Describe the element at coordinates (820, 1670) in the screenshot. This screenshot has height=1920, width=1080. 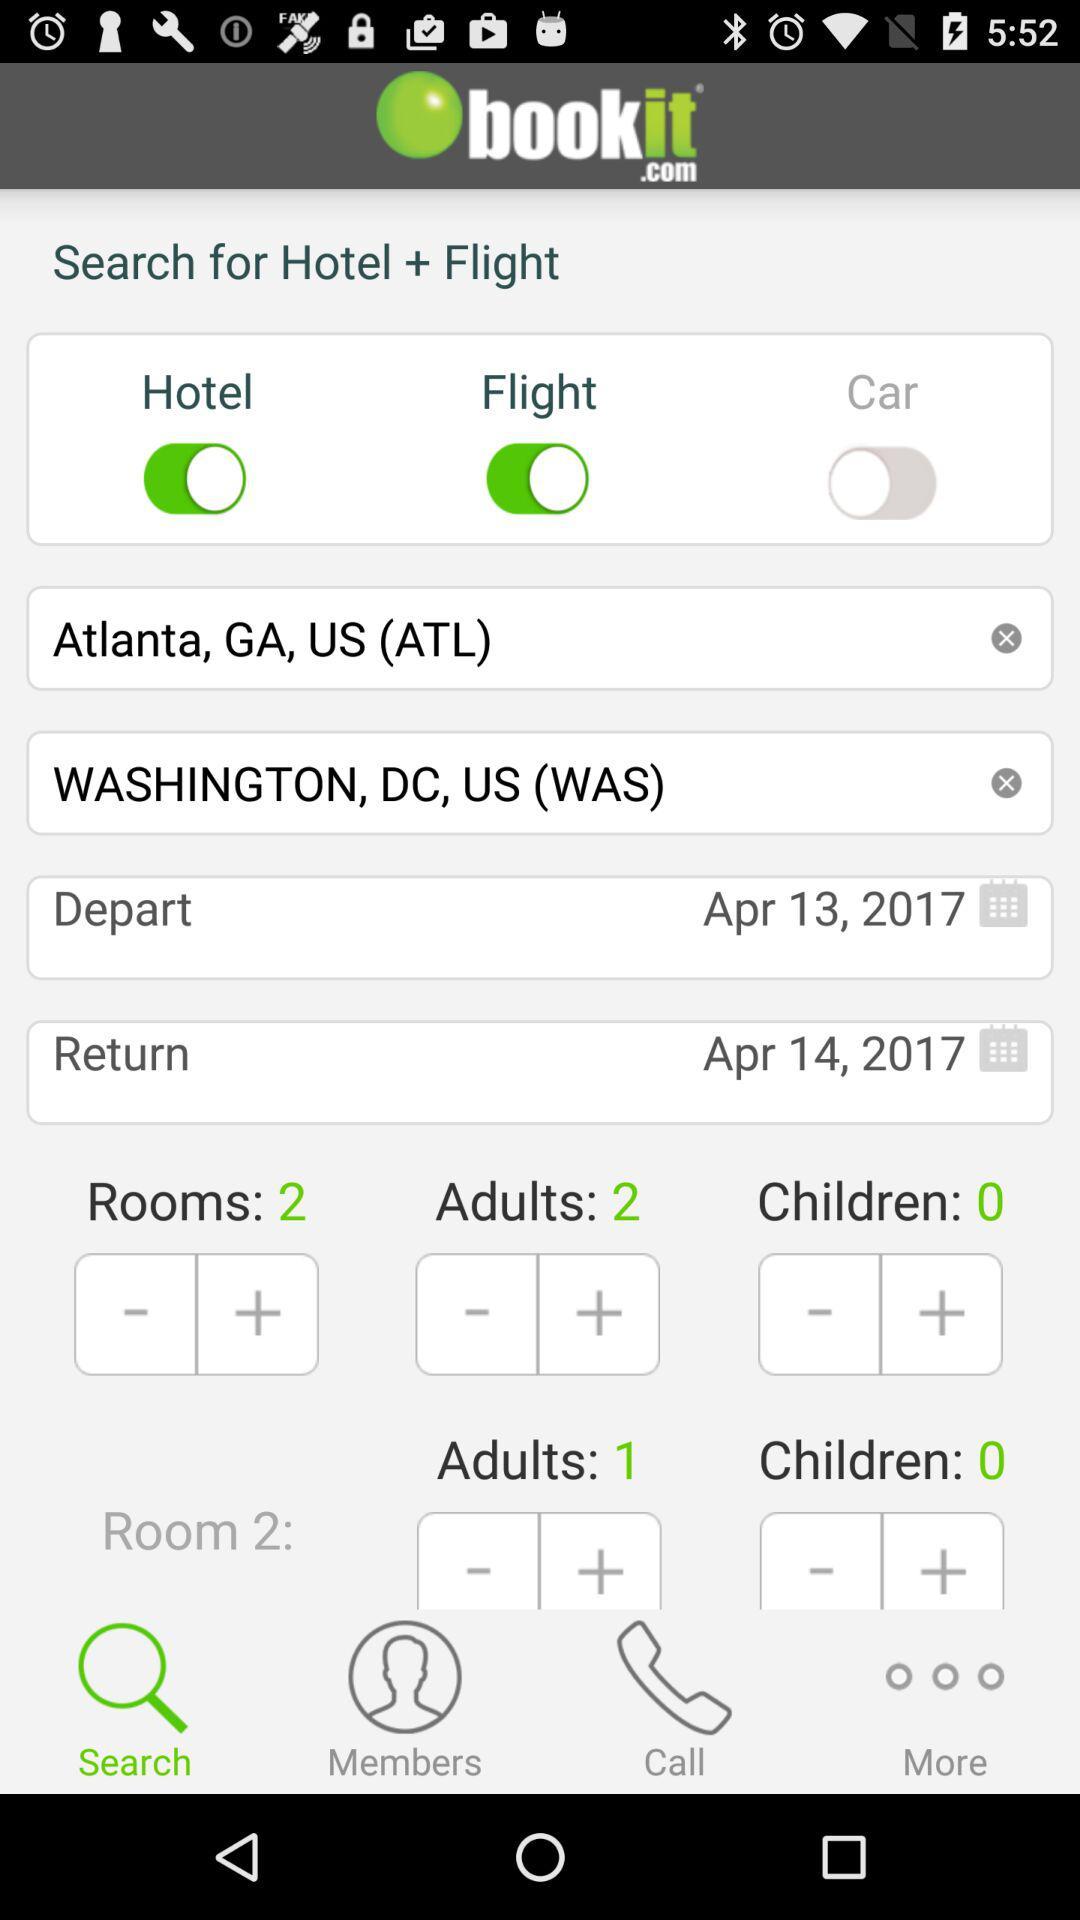
I see `the minus icon` at that location.